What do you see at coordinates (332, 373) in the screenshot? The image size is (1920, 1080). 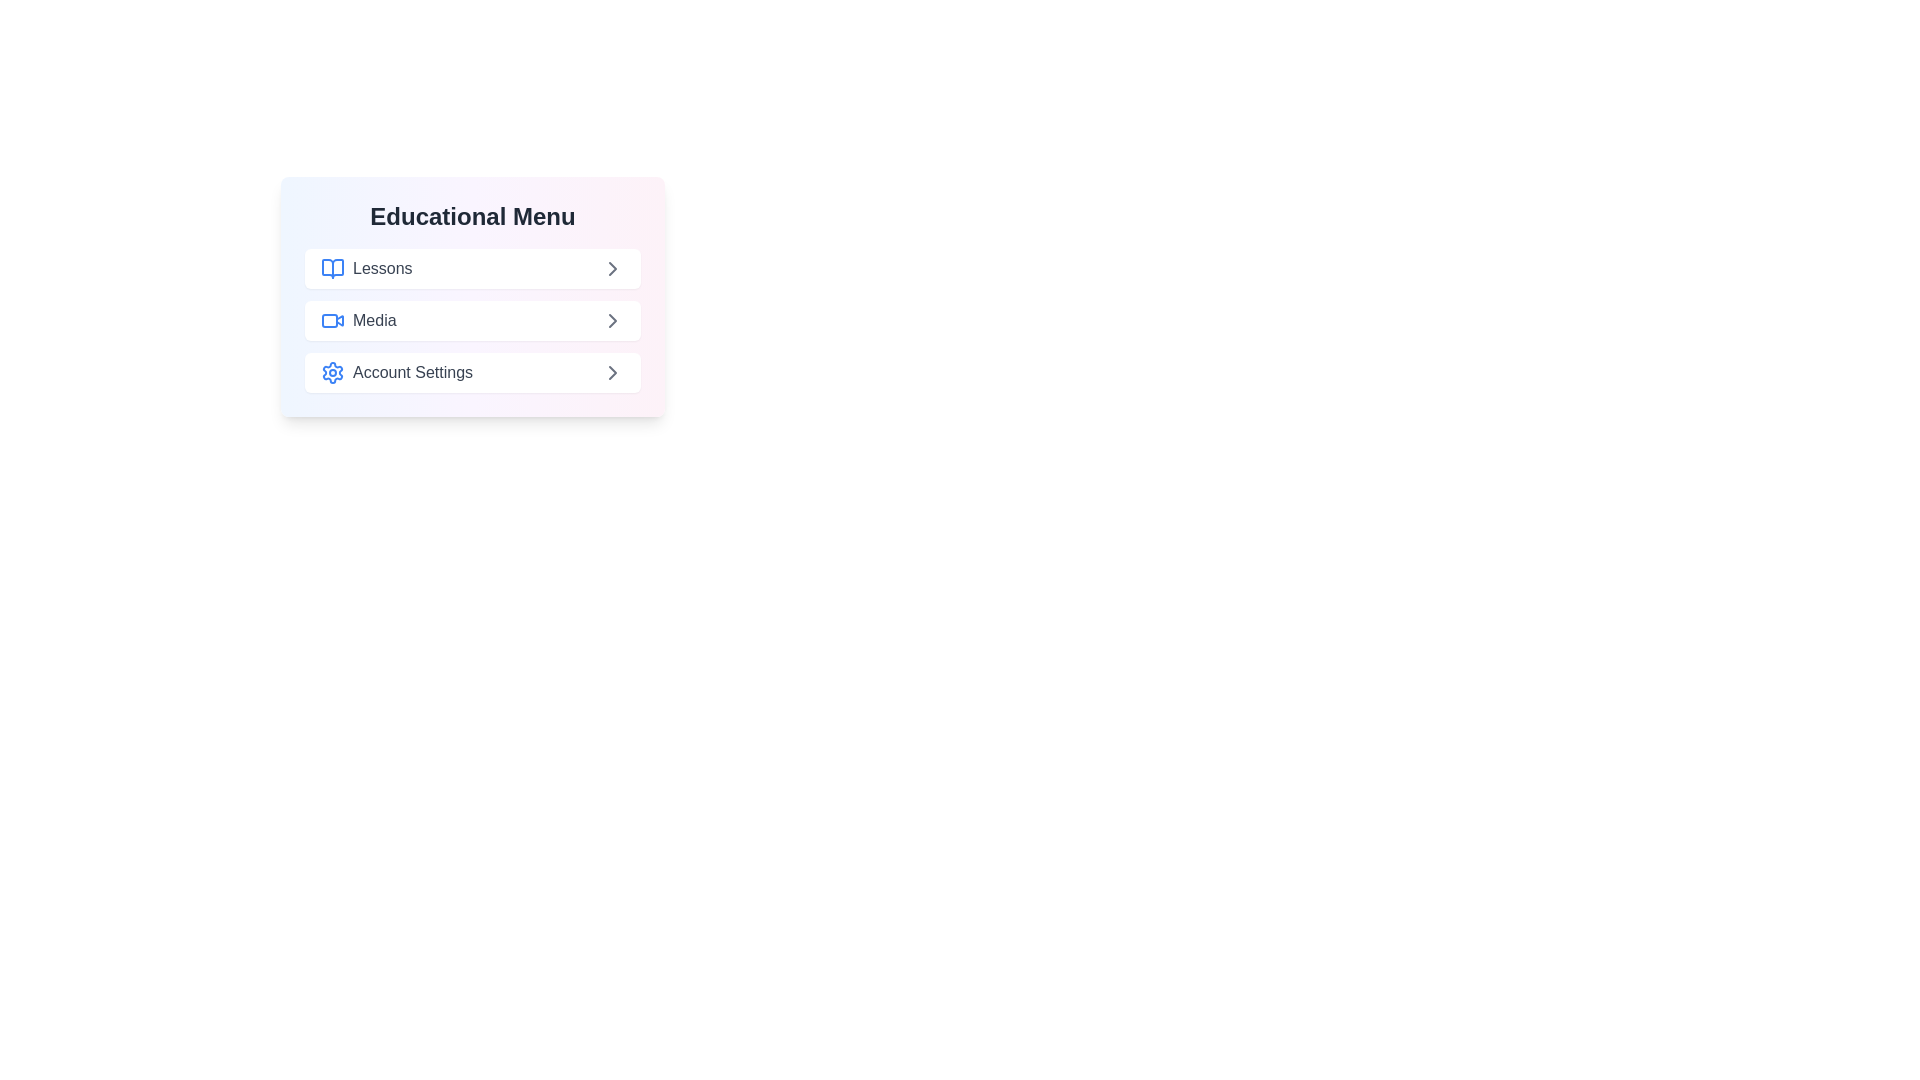 I see `the blue gear icon next to 'Account Settings' in the Educational Menu` at bounding box center [332, 373].